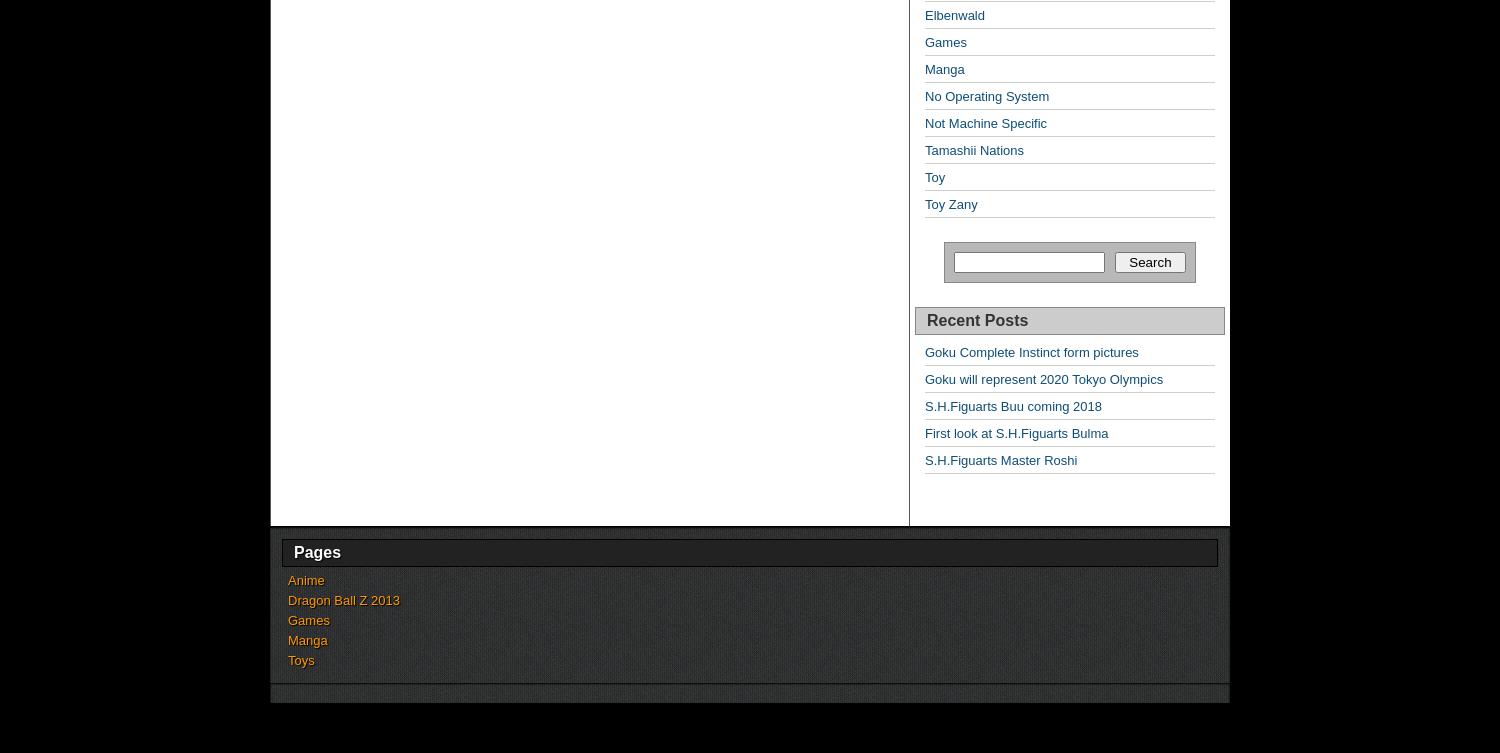 The image size is (1500, 753). Describe the element at coordinates (925, 15) in the screenshot. I see `'Elbenwald'` at that location.